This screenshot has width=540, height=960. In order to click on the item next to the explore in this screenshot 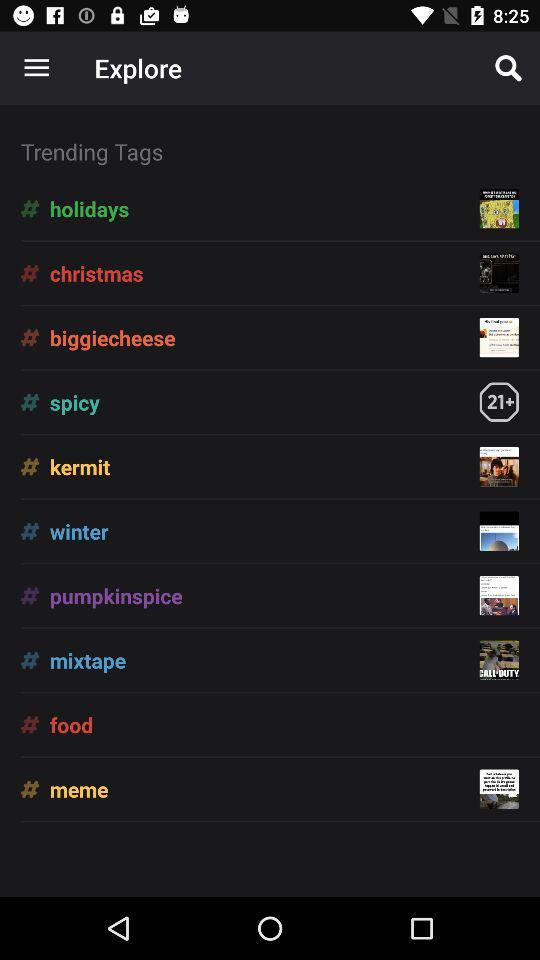, I will do `click(508, 68)`.